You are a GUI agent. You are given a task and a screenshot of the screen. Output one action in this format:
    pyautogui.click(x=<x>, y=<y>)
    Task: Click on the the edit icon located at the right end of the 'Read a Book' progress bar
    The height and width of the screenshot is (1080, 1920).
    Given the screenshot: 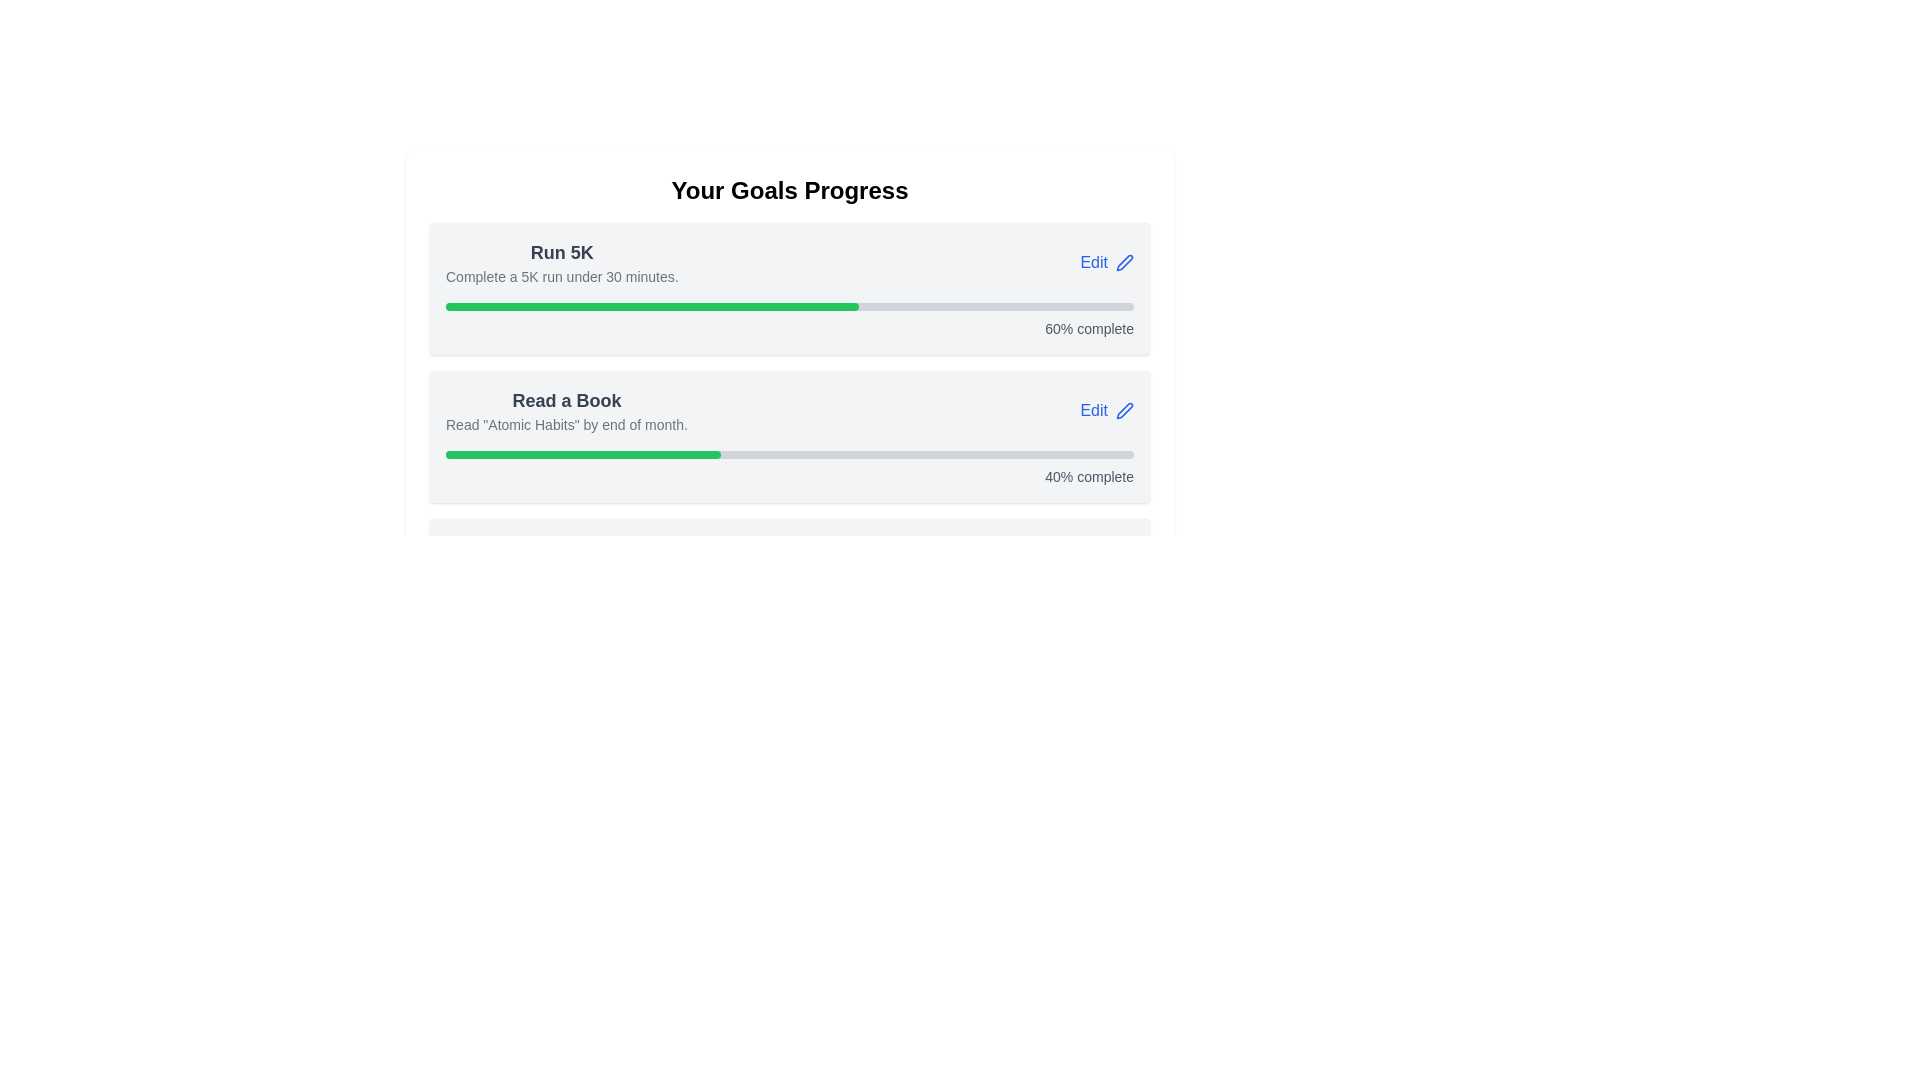 What is the action you would take?
    pyautogui.click(x=1124, y=410)
    